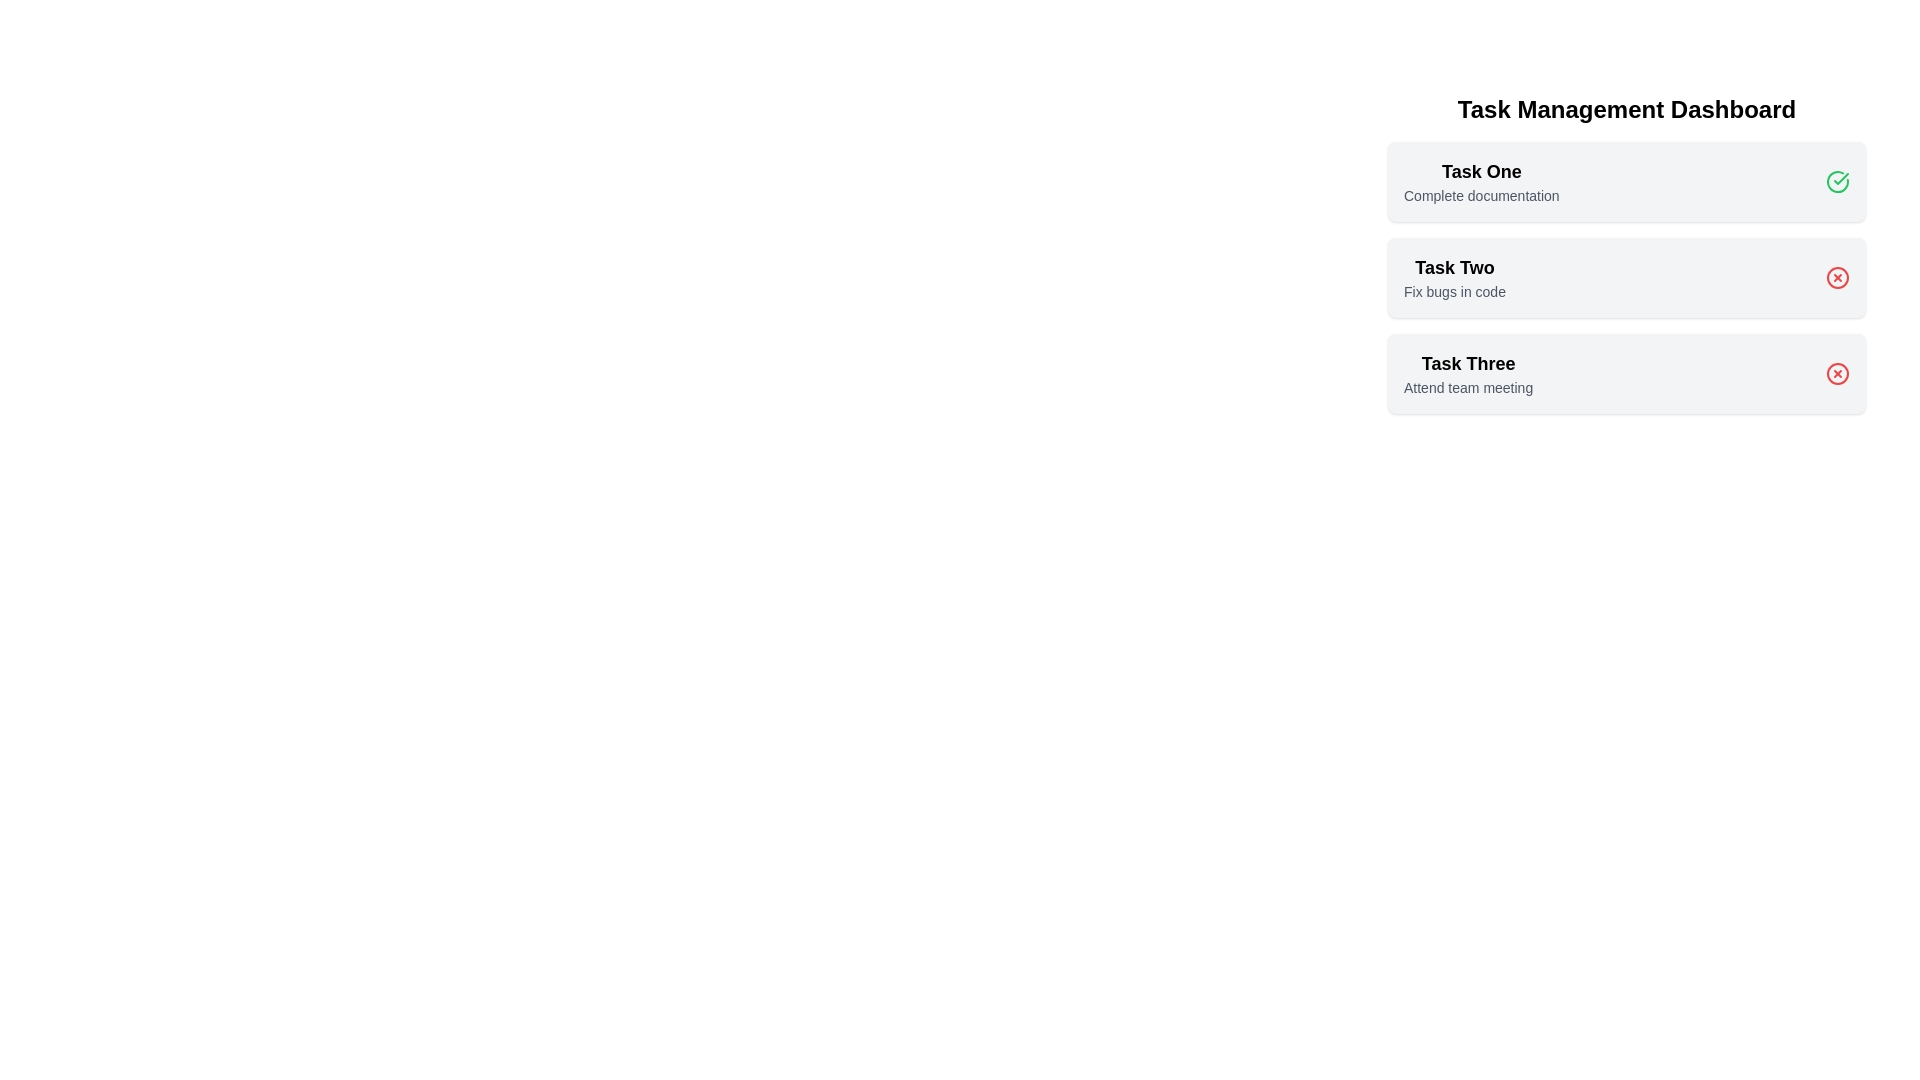 The image size is (1920, 1080). I want to click on the list item Task One to inspect its hover effect, so click(1481, 181).